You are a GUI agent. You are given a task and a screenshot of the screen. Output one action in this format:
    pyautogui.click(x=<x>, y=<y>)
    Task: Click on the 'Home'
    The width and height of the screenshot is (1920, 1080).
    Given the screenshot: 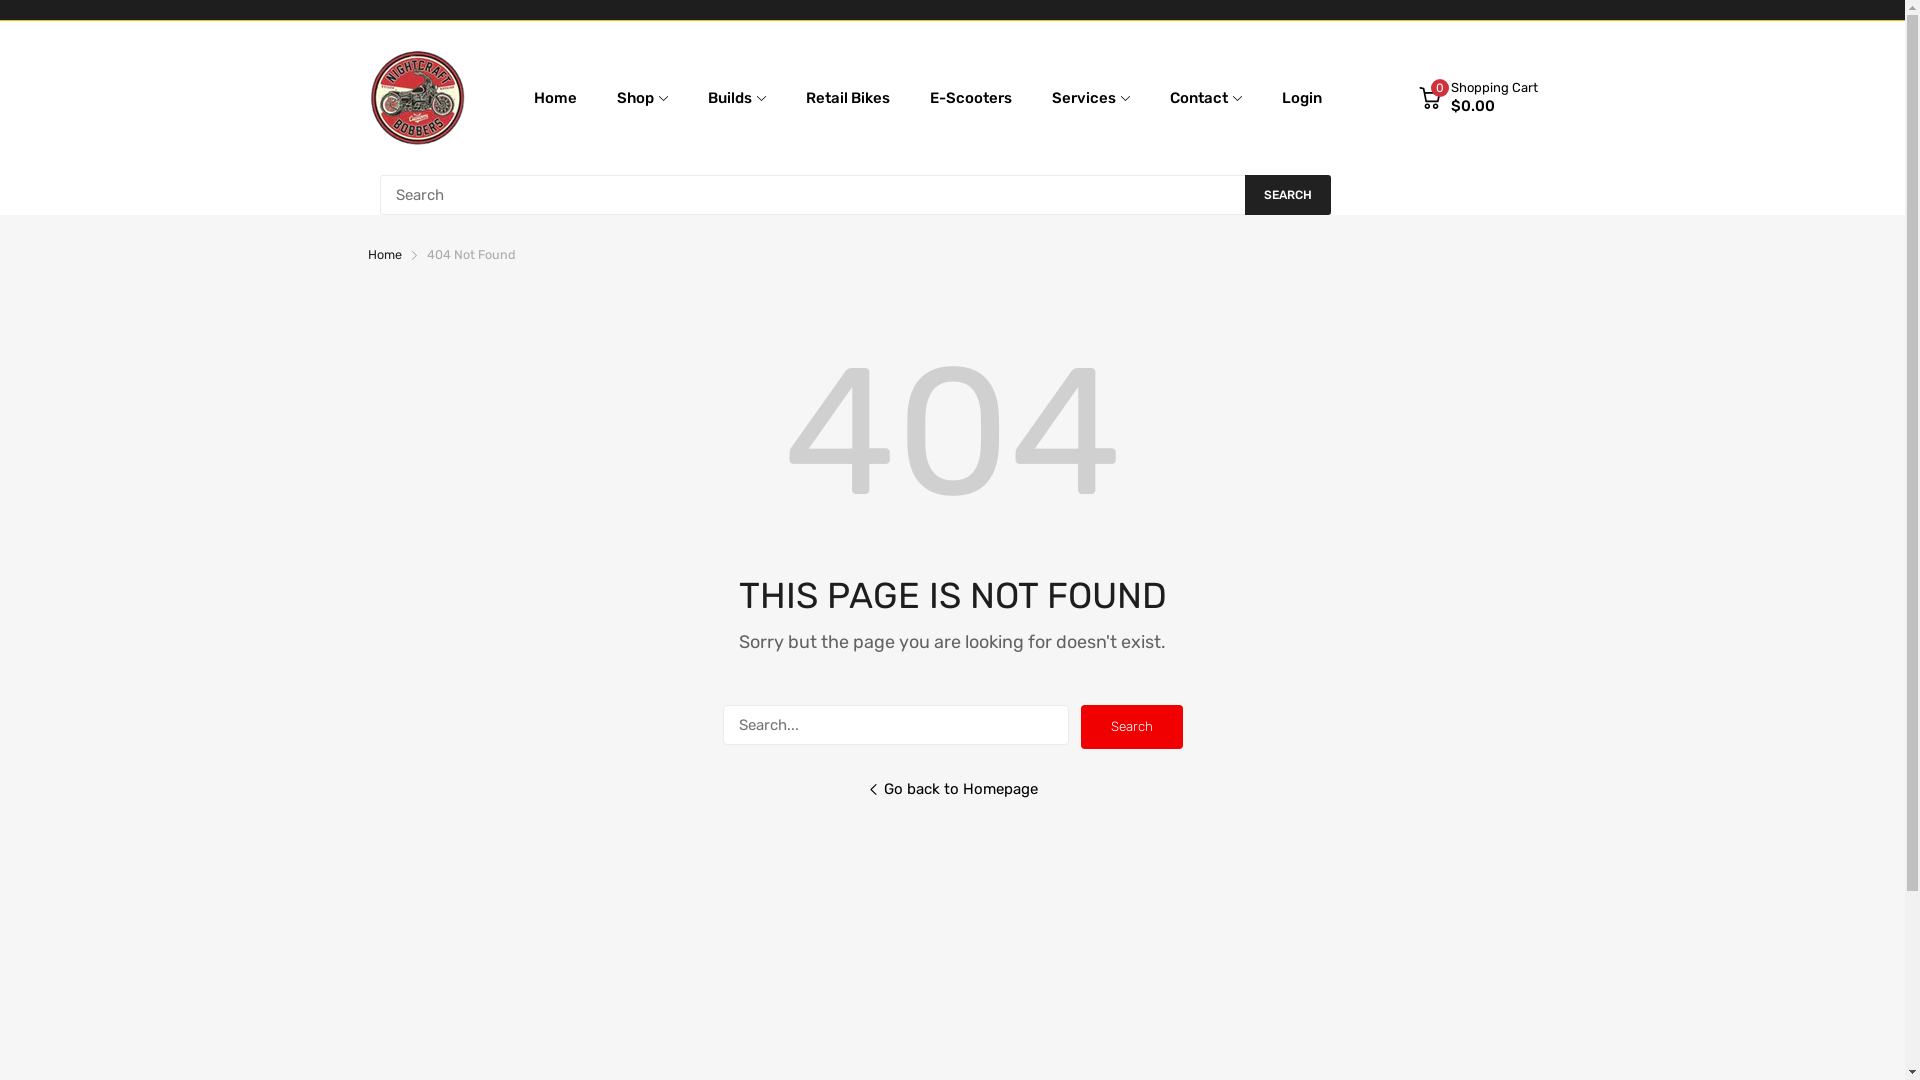 What is the action you would take?
    pyautogui.click(x=384, y=253)
    